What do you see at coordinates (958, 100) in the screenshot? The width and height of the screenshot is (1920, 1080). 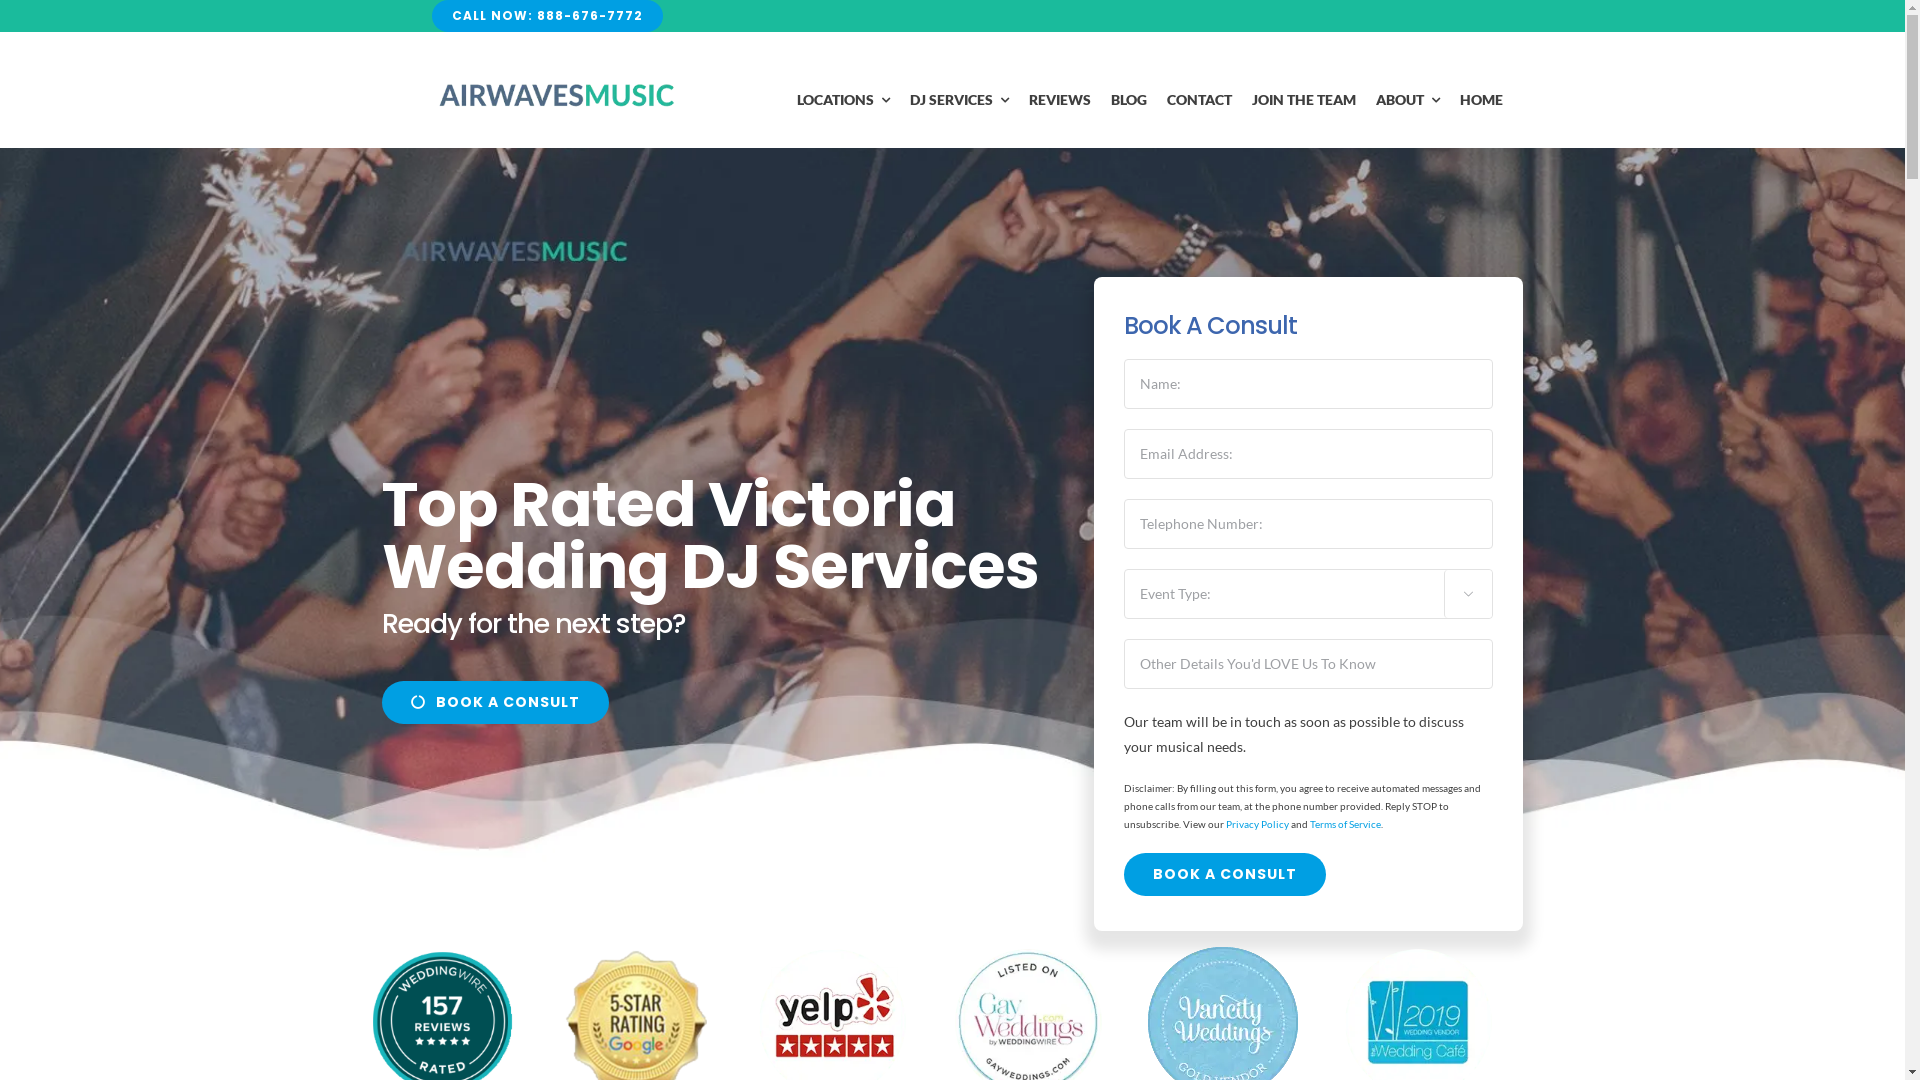 I see `'DJ SERVICES'` at bounding box center [958, 100].